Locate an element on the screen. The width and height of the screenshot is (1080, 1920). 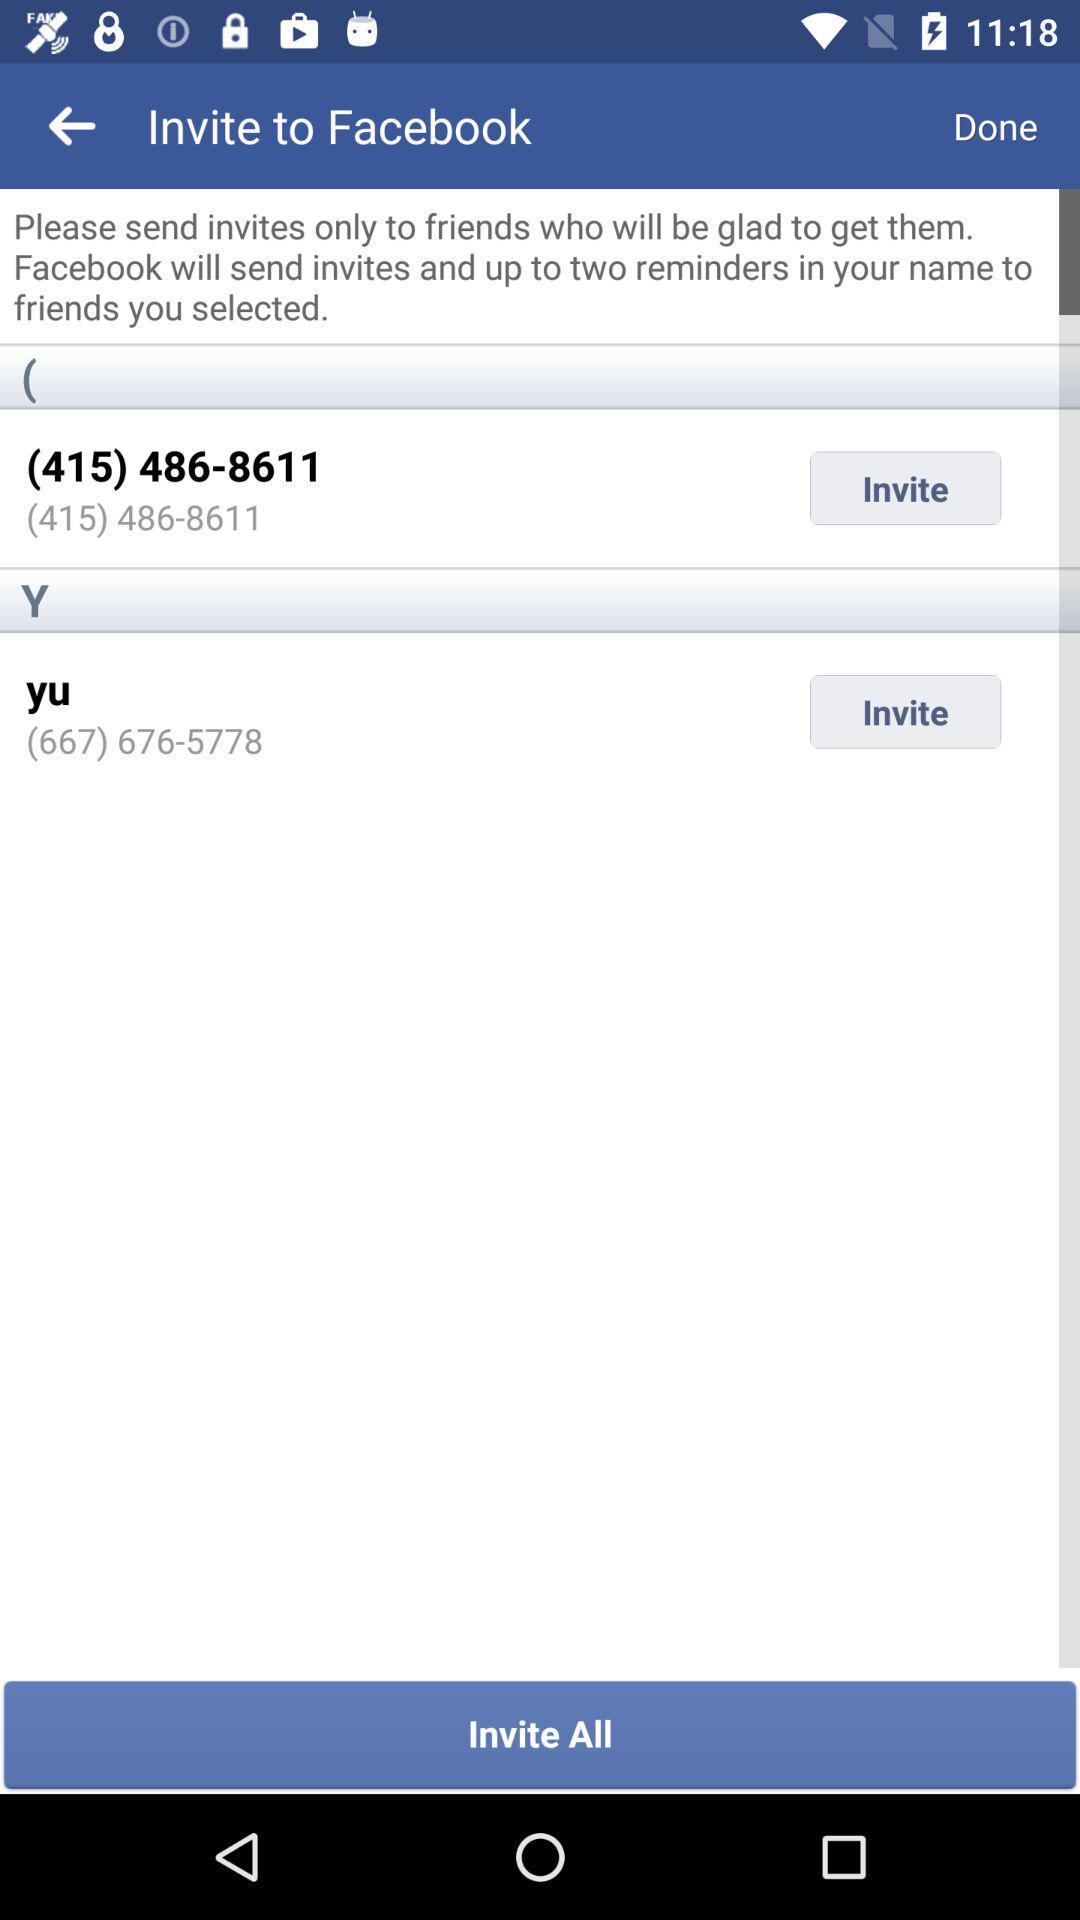
item above the invite all icon is located at coordinates (143, 739).